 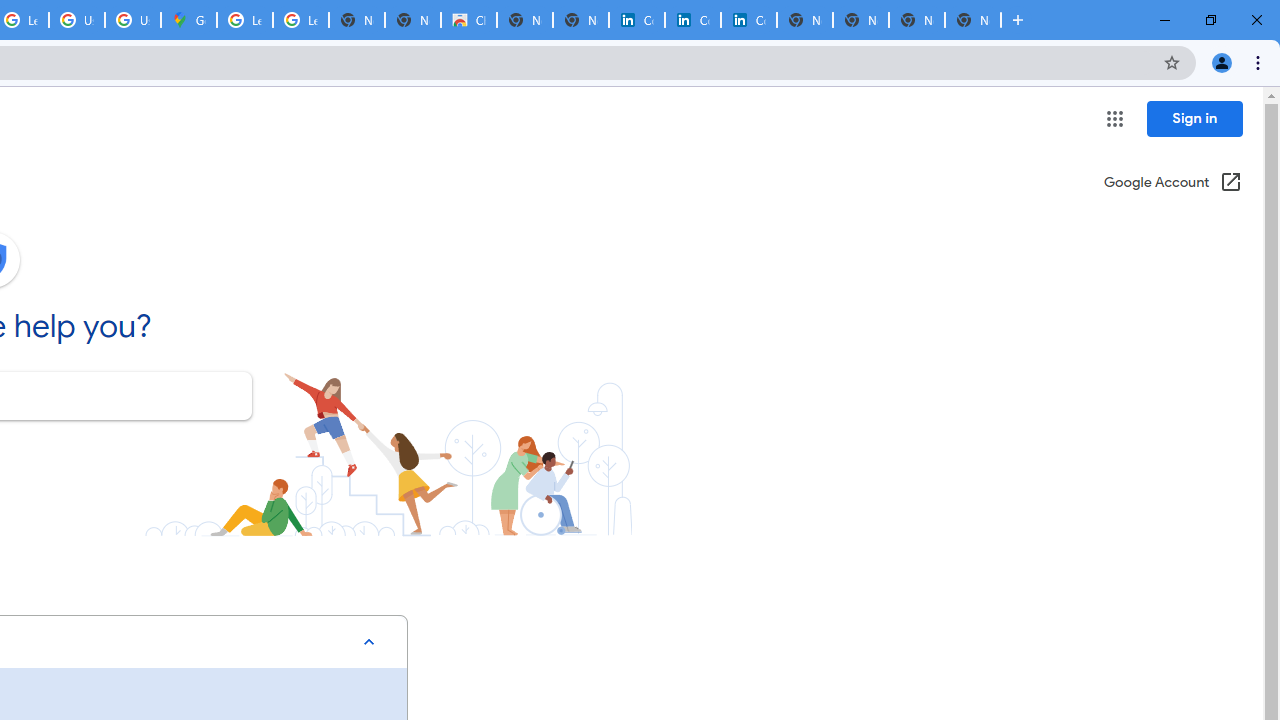 I want to click on 'Chrome Web Store', so click(x=468, y=20).